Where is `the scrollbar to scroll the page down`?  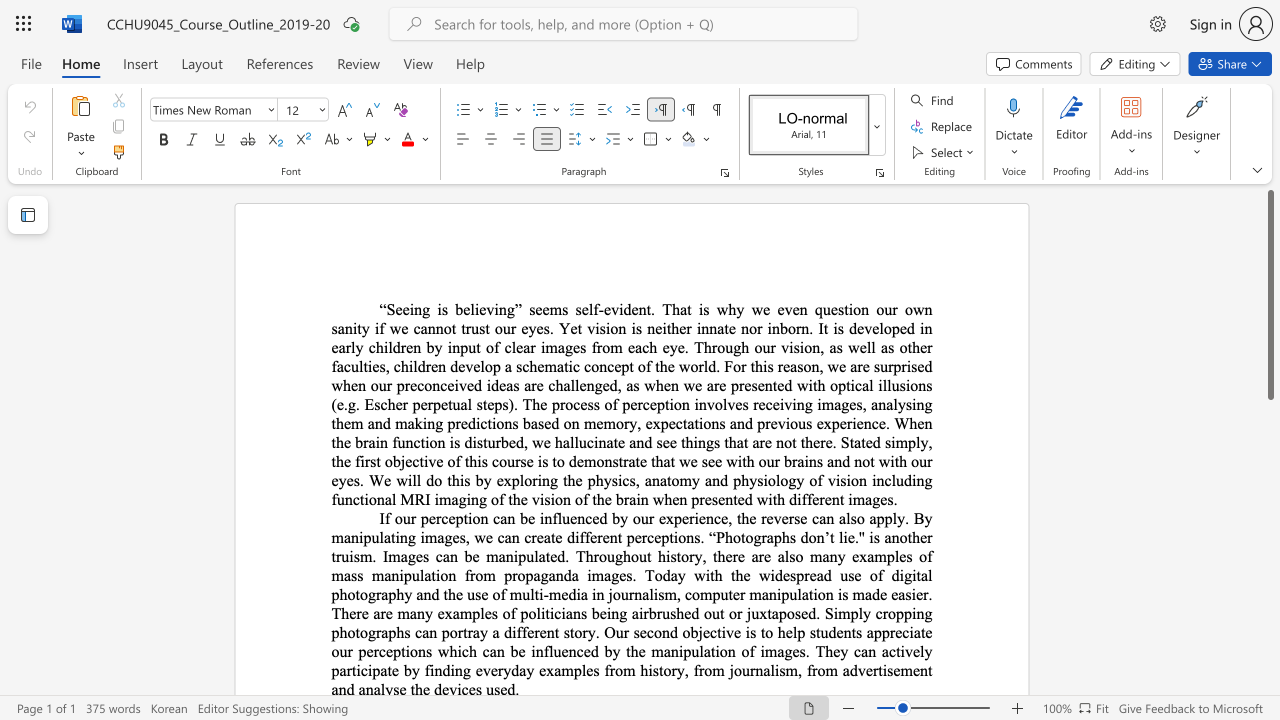 the scrollbar to scroll the page down is located at coordinates (1269, 618).